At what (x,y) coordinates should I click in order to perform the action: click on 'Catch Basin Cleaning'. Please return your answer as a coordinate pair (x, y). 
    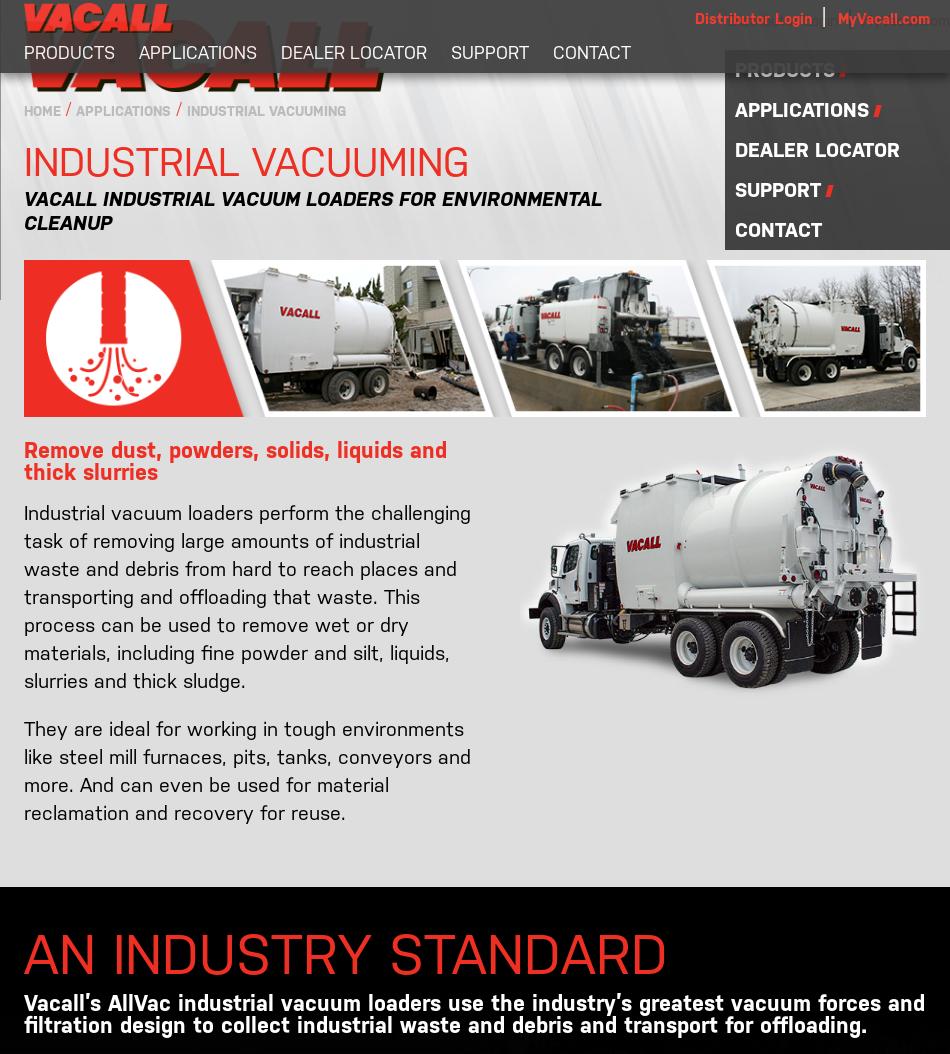
    Looking at the image, I should click on (121, 117).